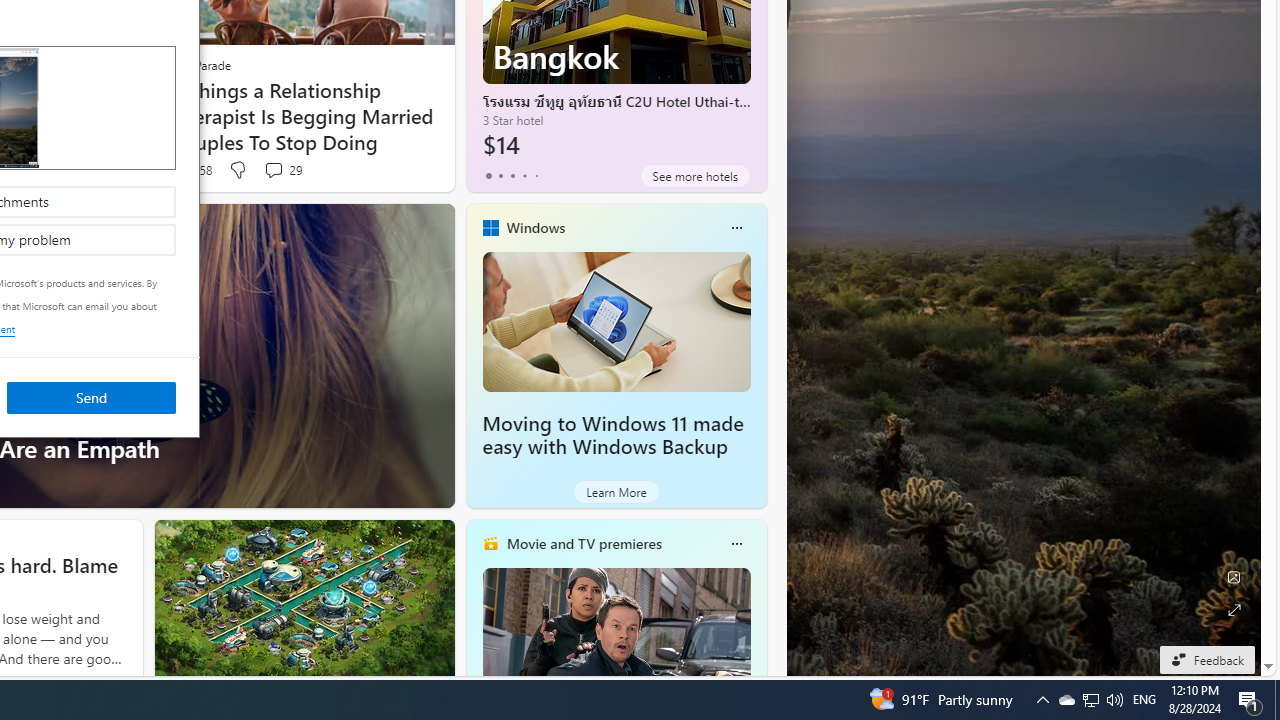 The height and width of the screenshot is (720, 1280). Describe the element at coordinates (500, 175) in the screenshot. I see `'tab-1'` at that location.